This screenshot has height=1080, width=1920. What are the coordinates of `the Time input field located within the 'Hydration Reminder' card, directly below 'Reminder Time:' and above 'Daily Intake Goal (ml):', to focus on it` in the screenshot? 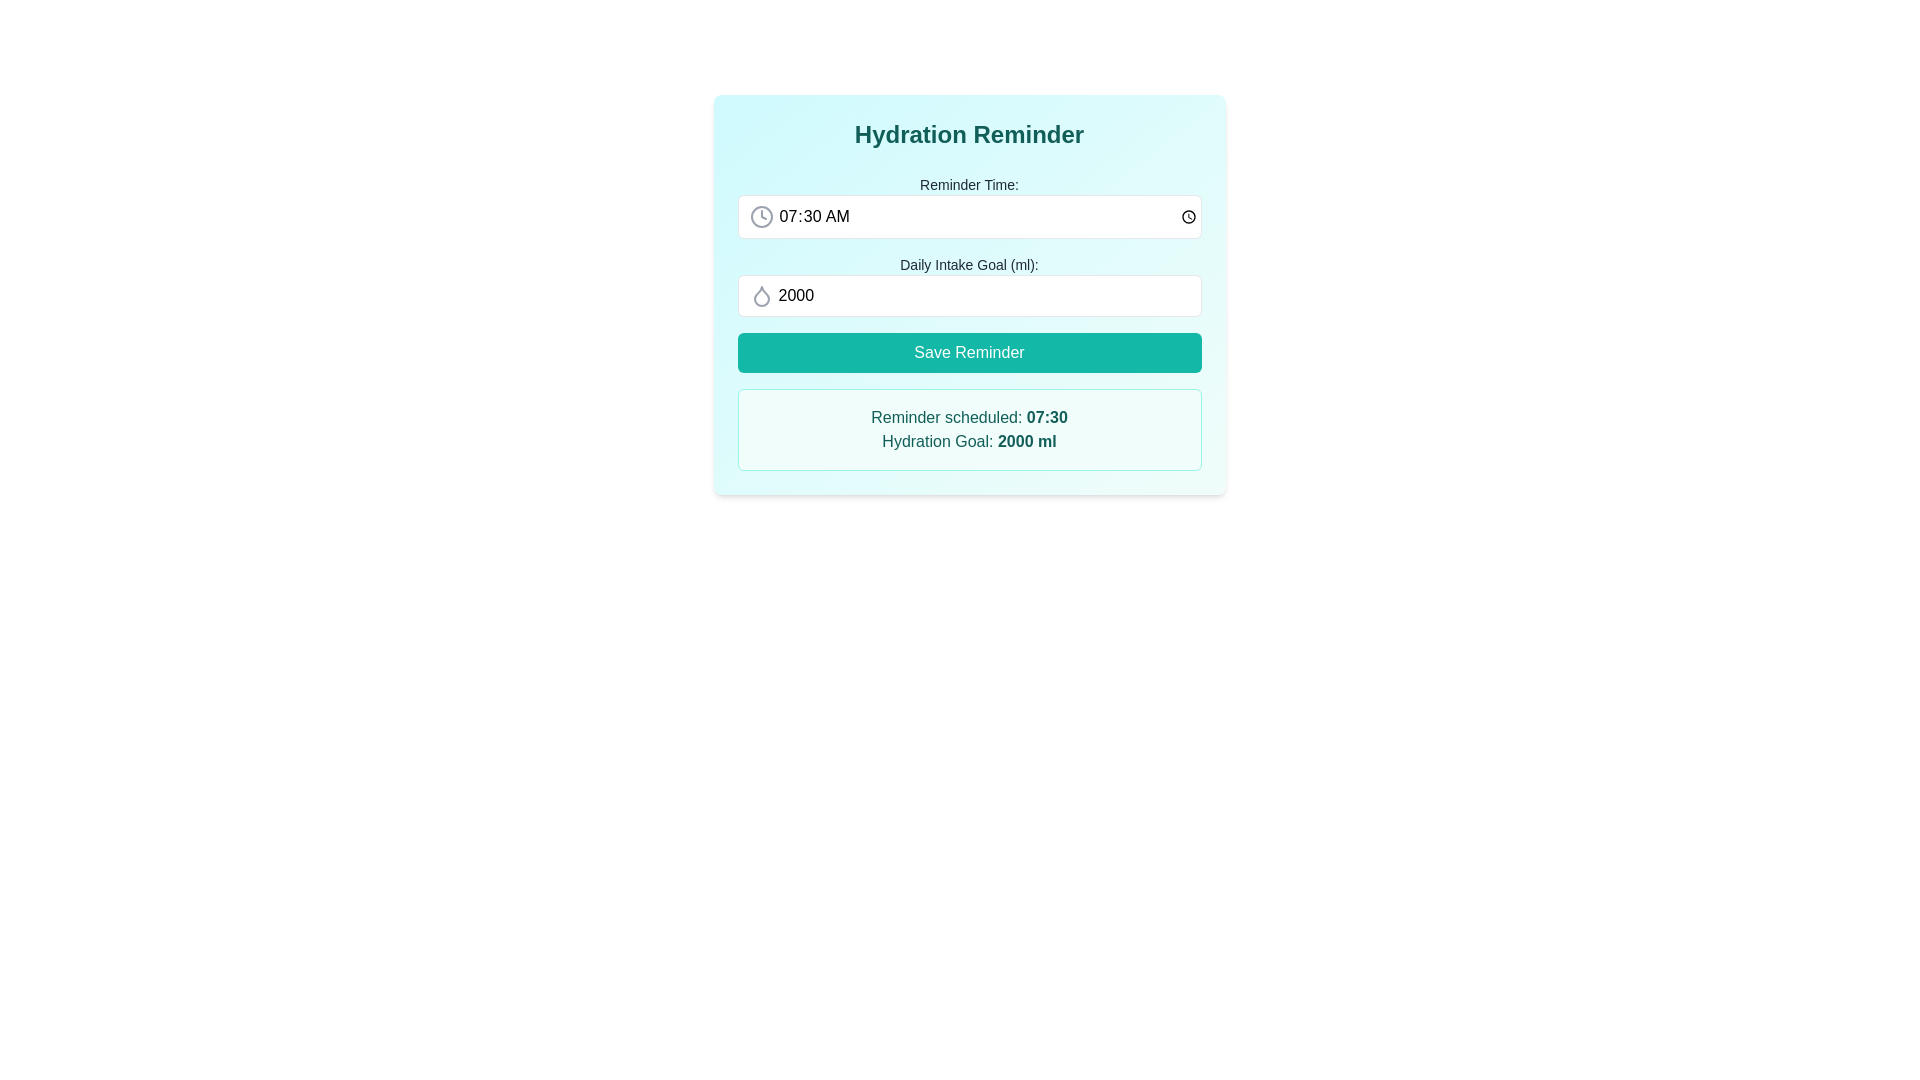 It's located at (969, 216).